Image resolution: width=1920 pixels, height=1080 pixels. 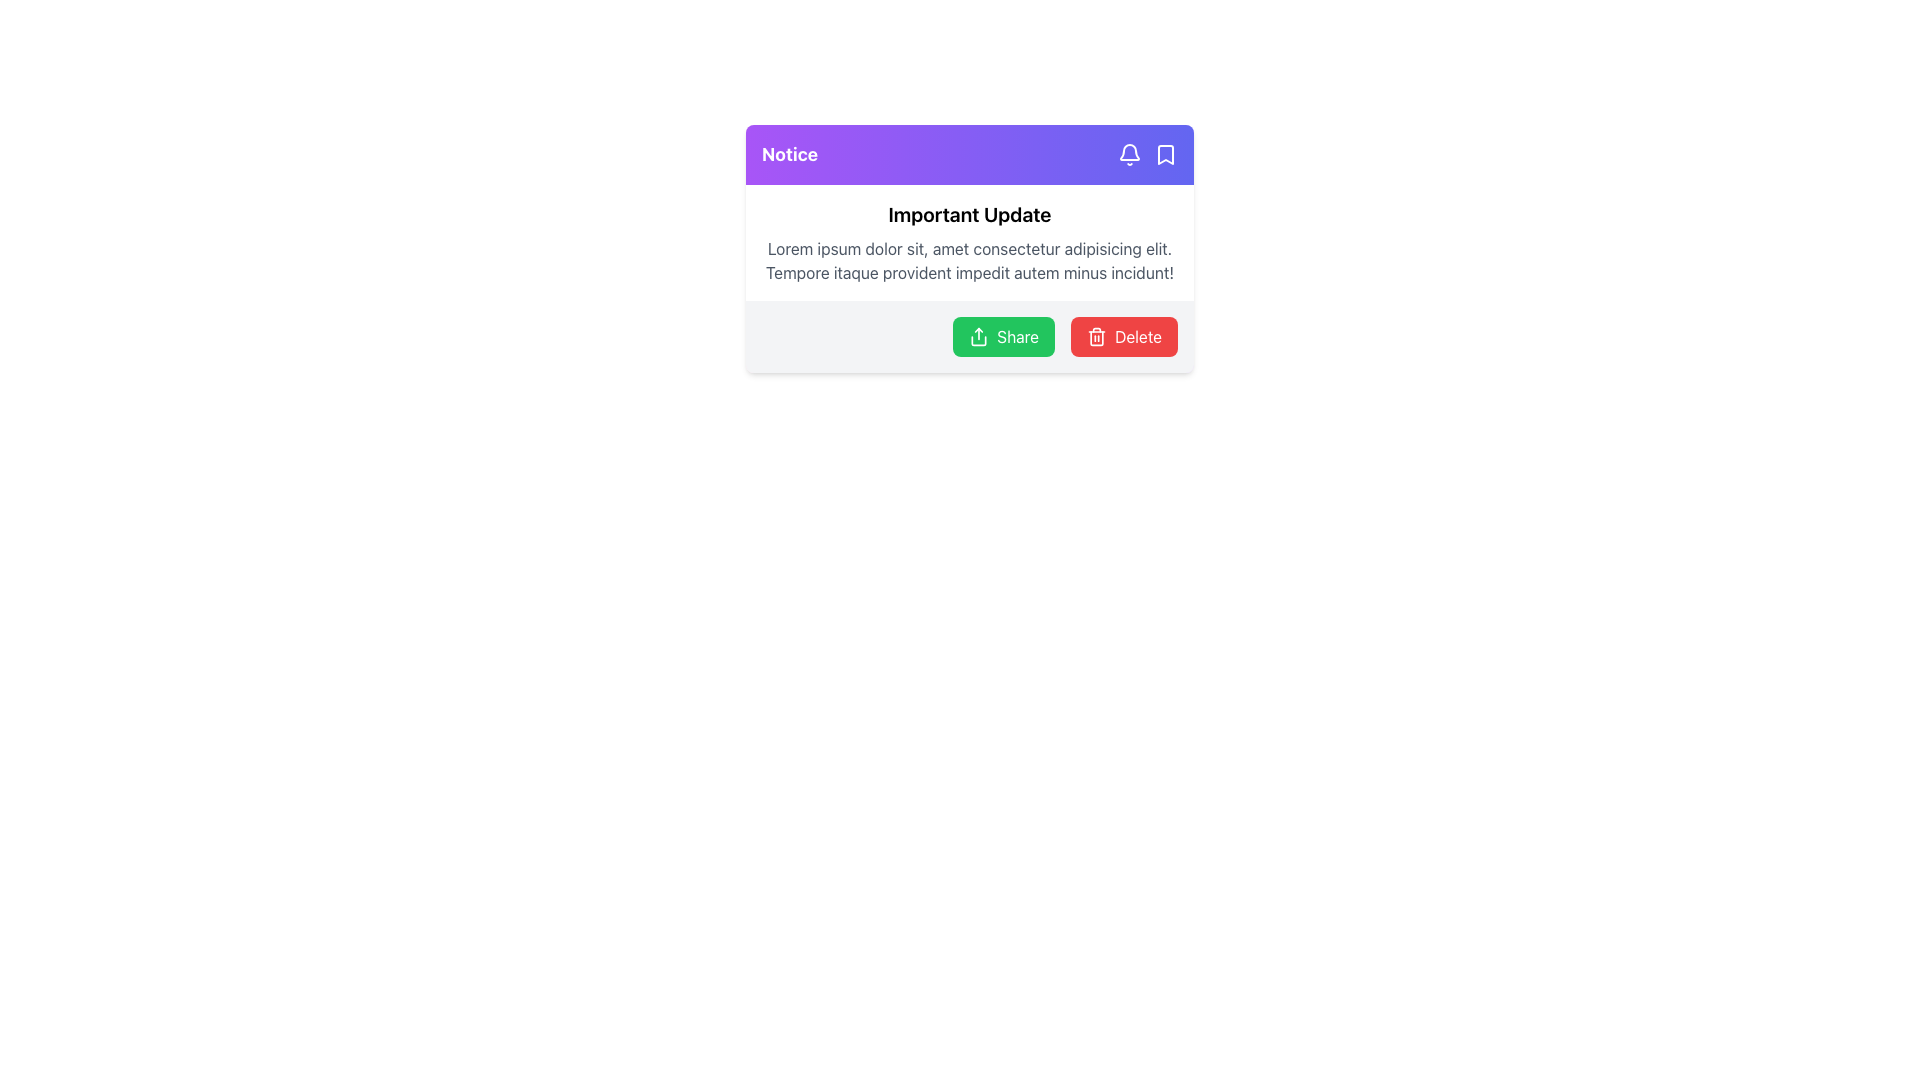 I want to click on the notification icon located in the top right corner of the purple header section within the 'Notice' card, which is the first of two icons and positioned left of the bookmark icon, so click(x=1129, y=153).